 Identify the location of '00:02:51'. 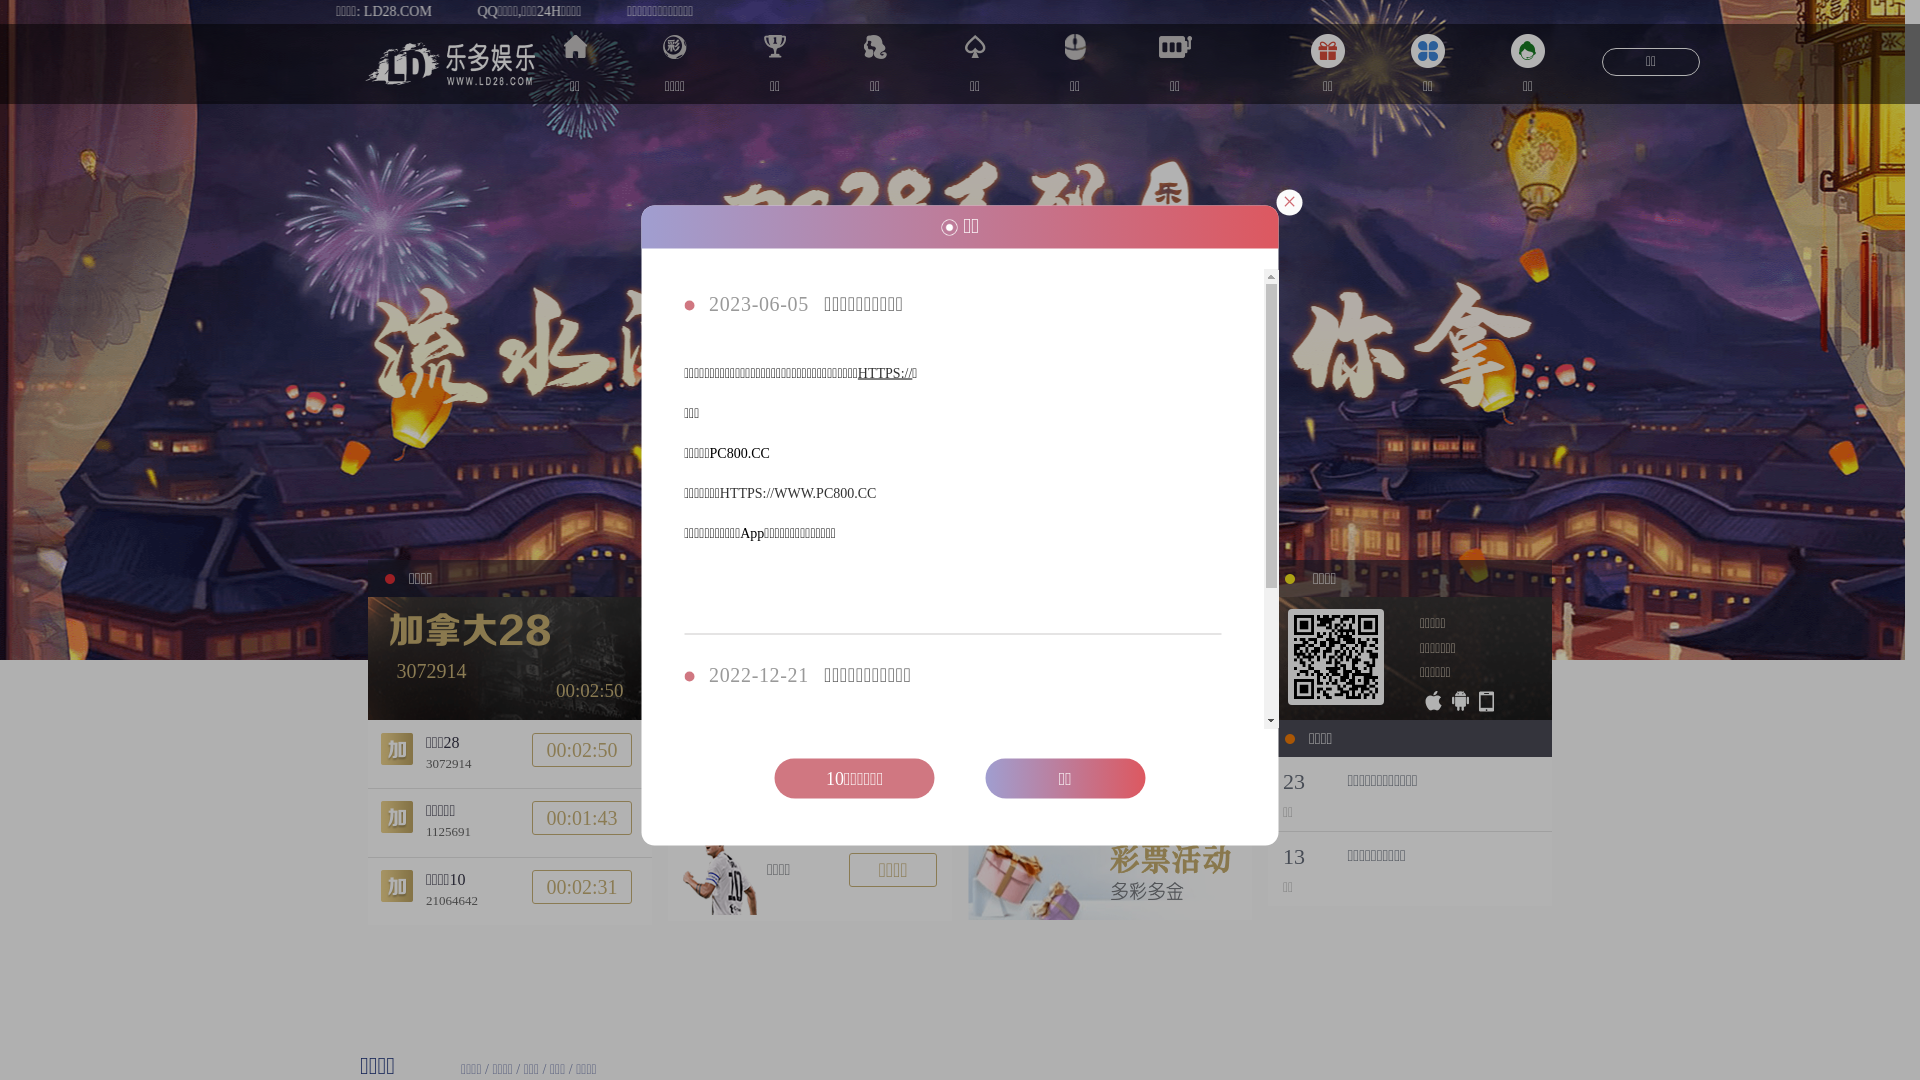
(580, 748).